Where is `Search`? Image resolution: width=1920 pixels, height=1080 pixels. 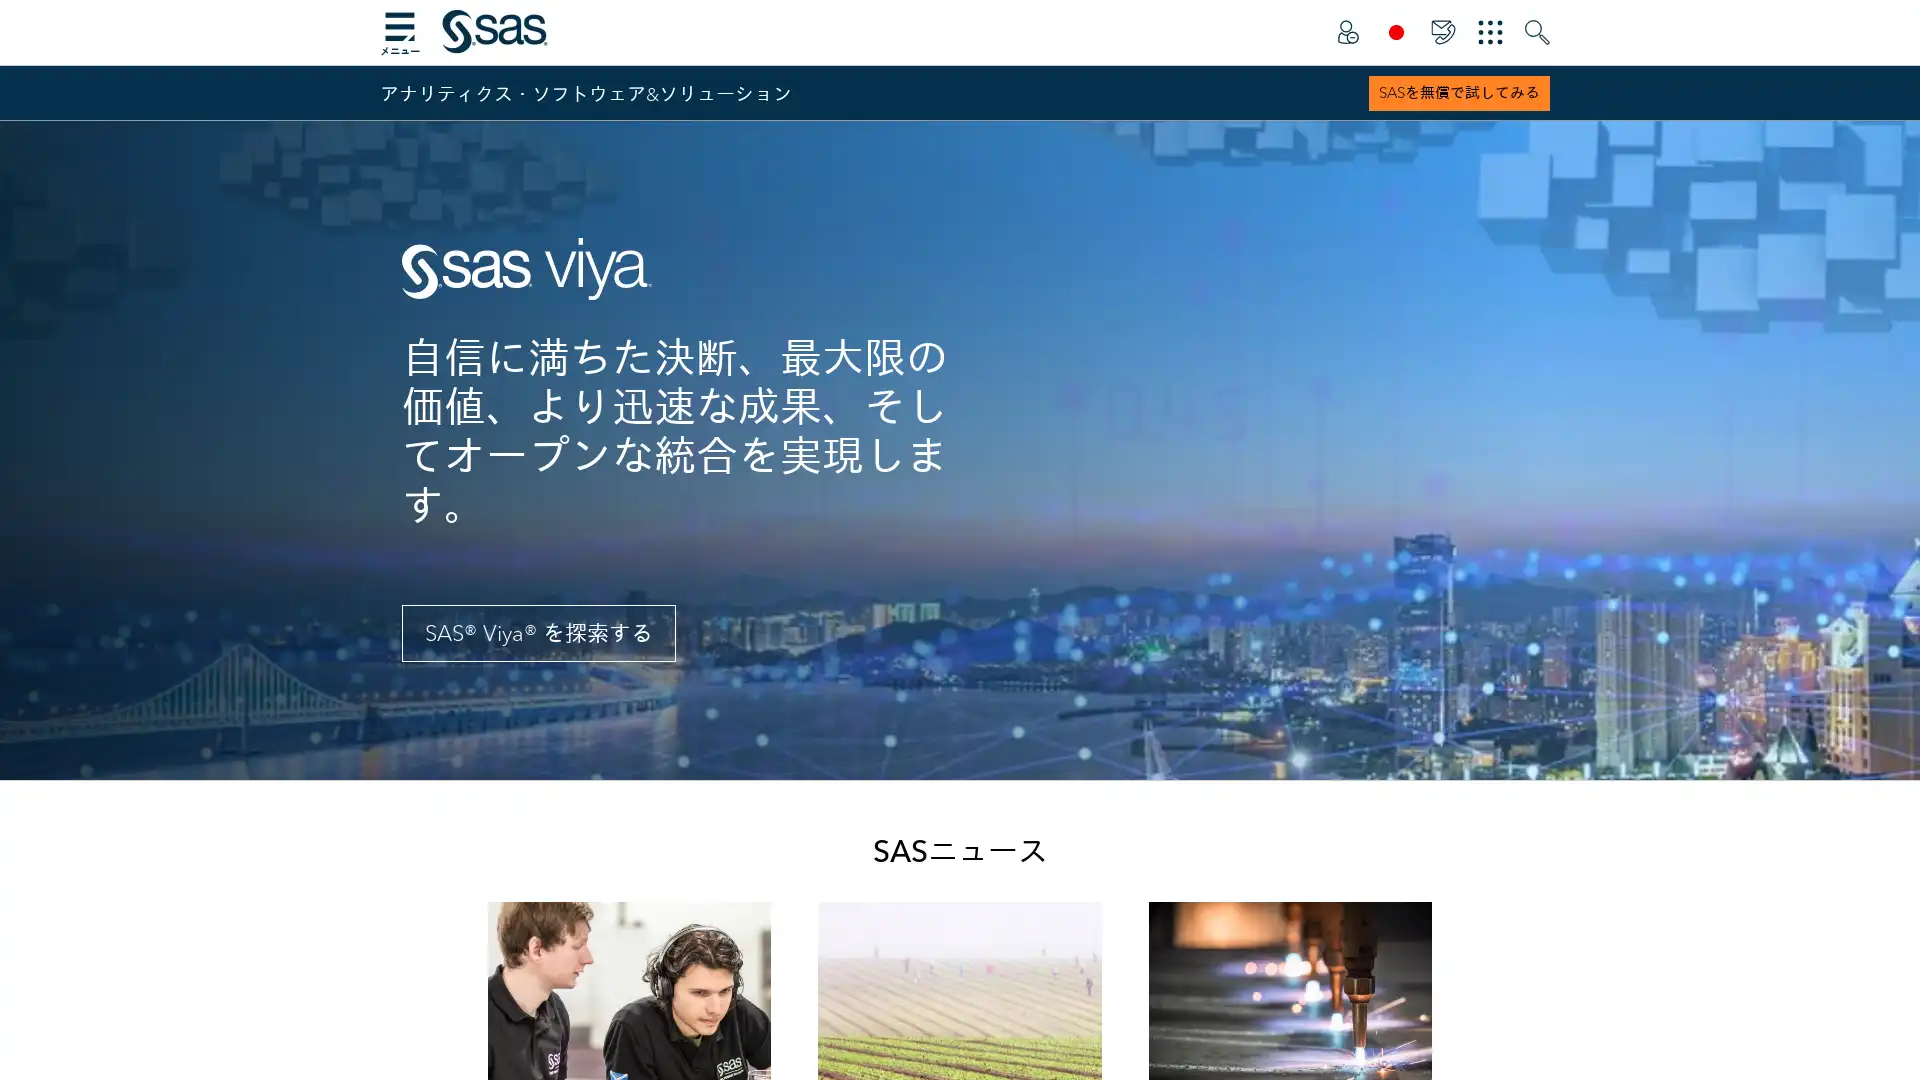
Search is located at coordinates (1536, 32).